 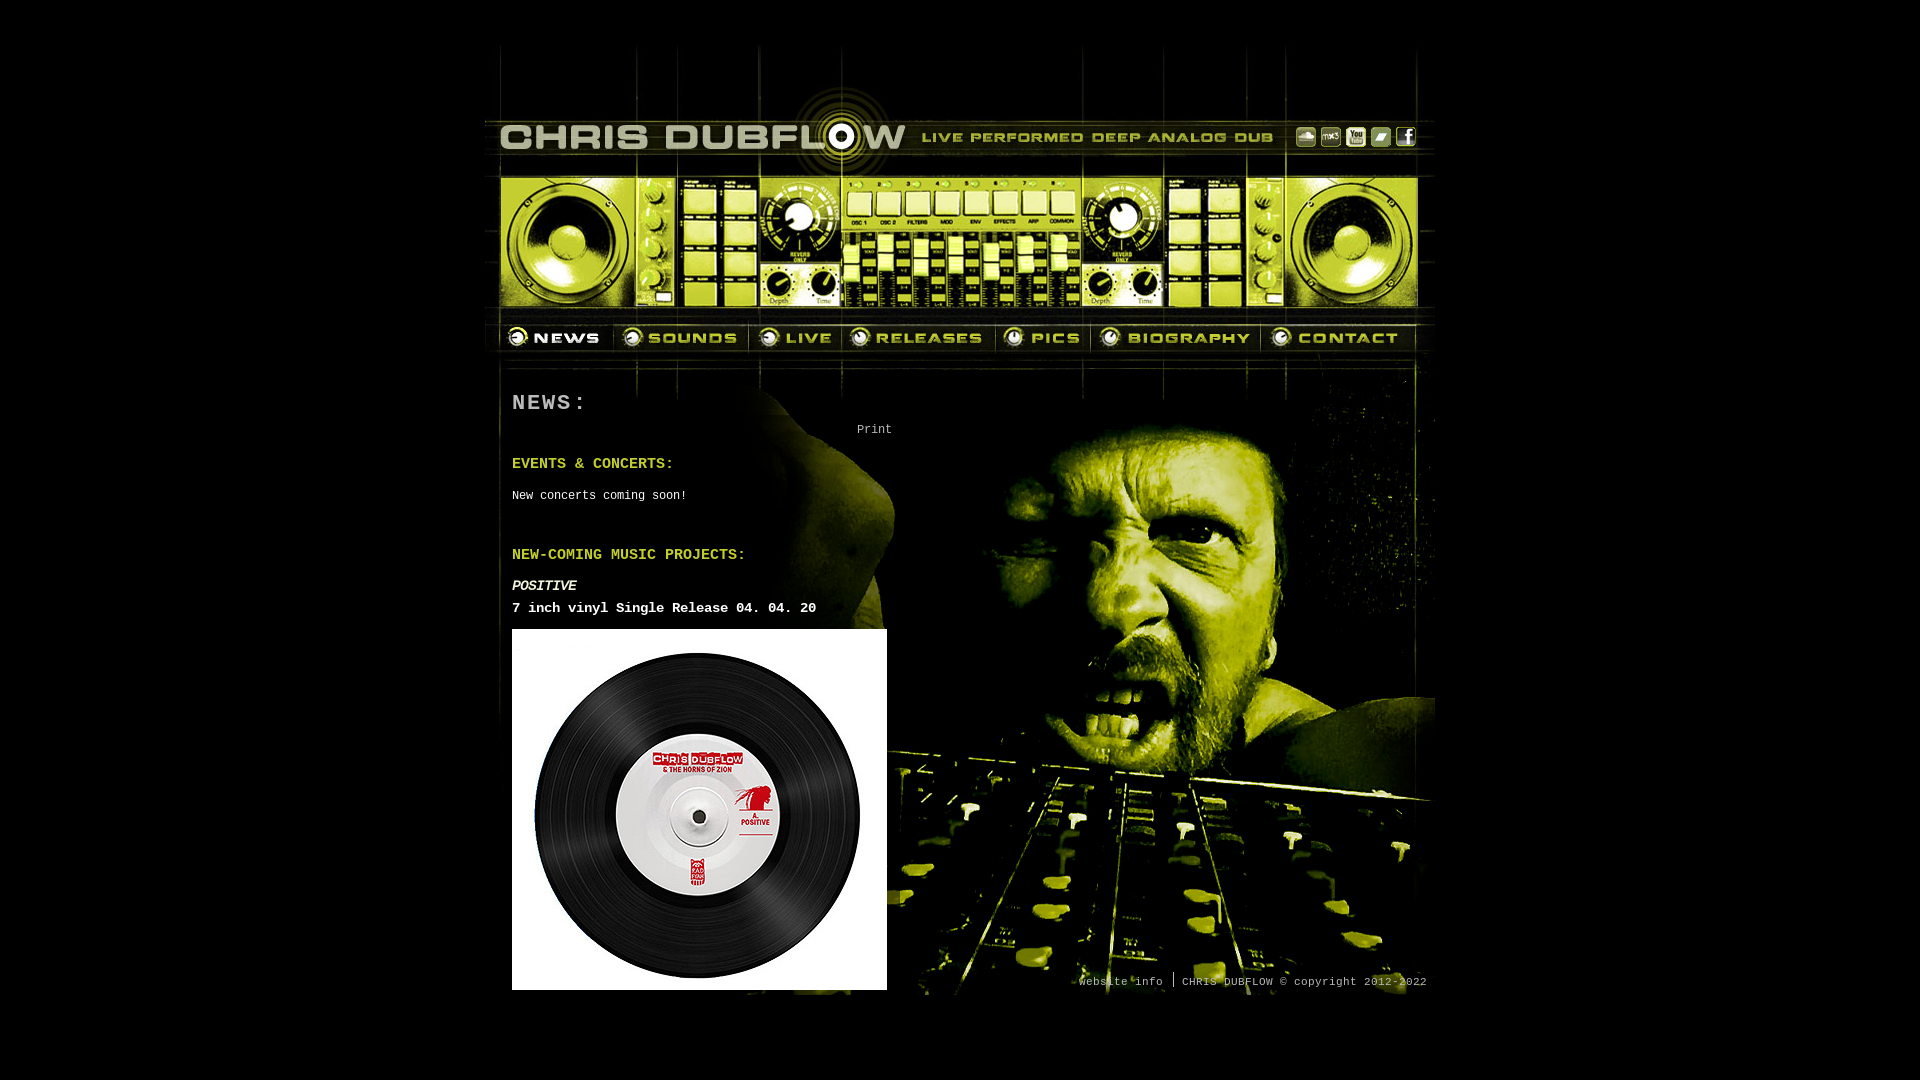 What do you see at coordinates (681, 337) in the screenshot?
I see `'SOUNDS'` at bounding box center [681, 337].